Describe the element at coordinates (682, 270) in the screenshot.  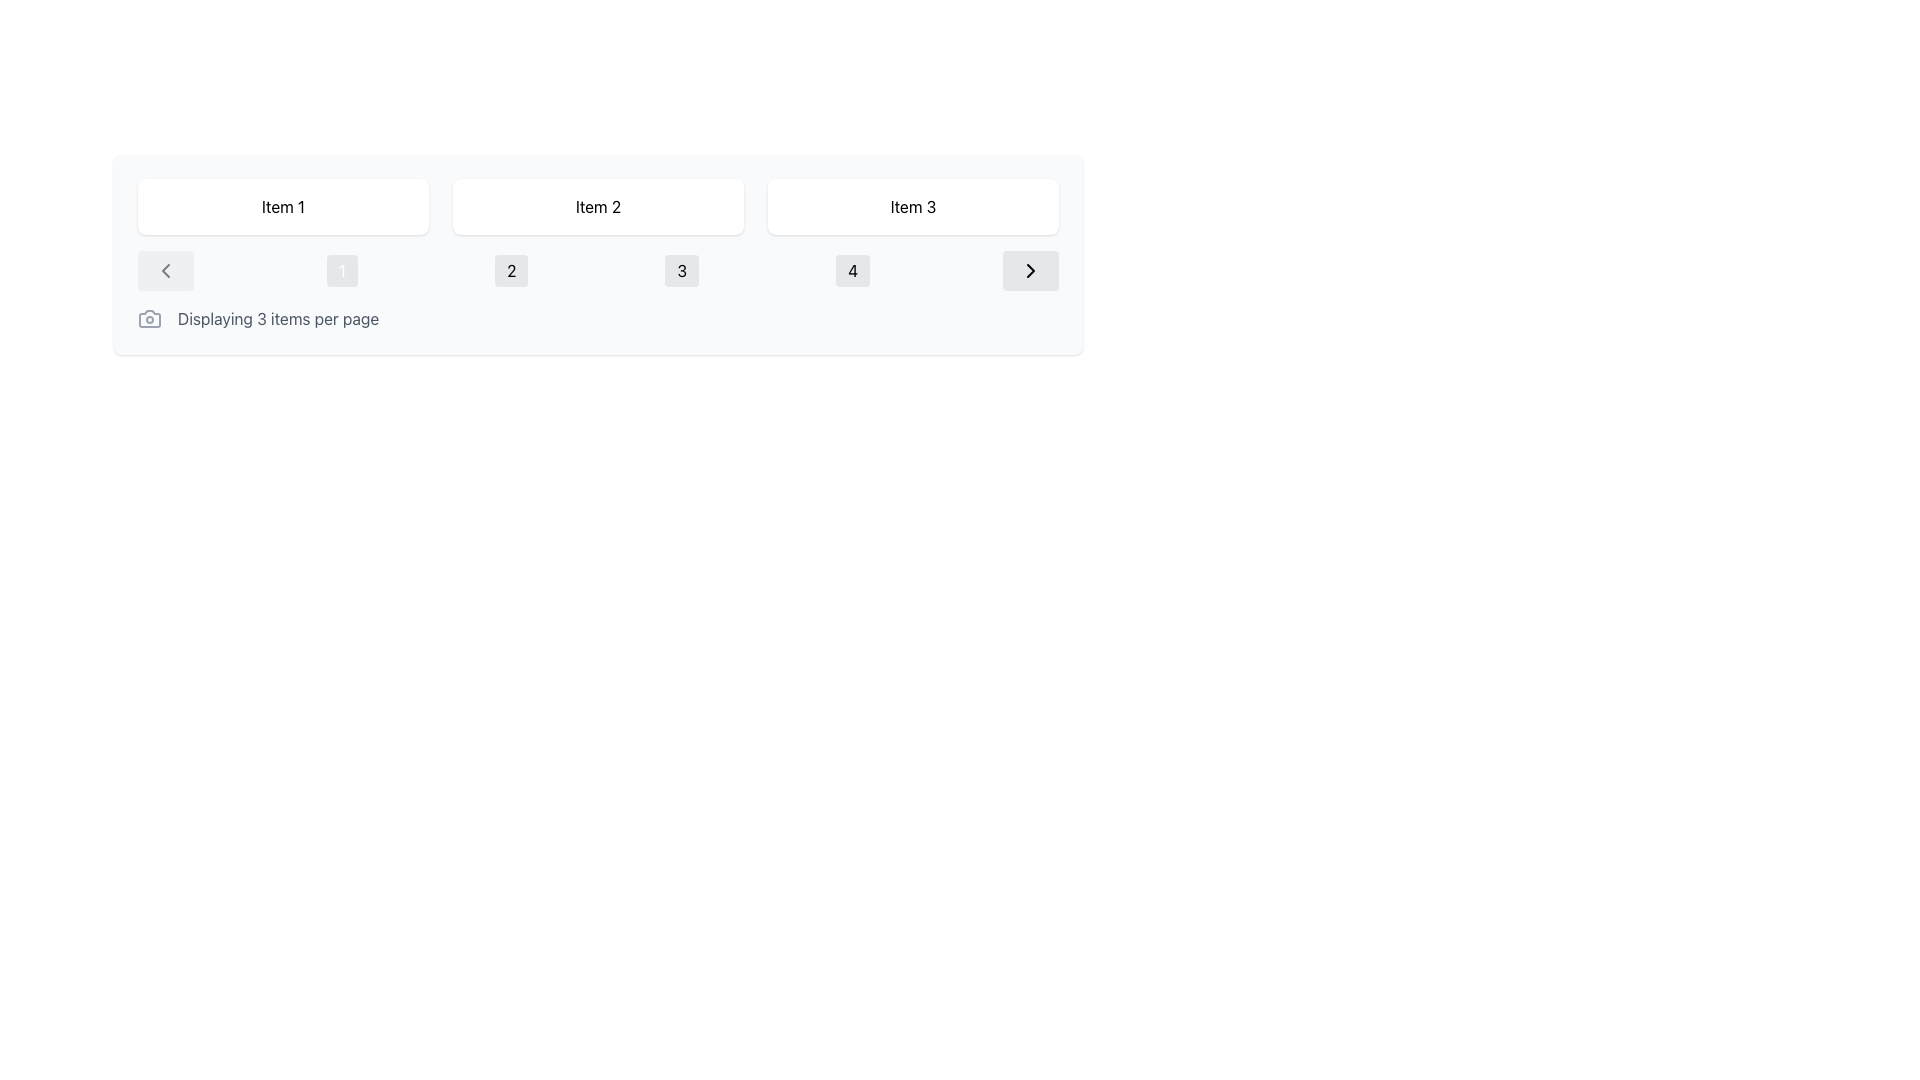
I see `the third pagination button` at that location.